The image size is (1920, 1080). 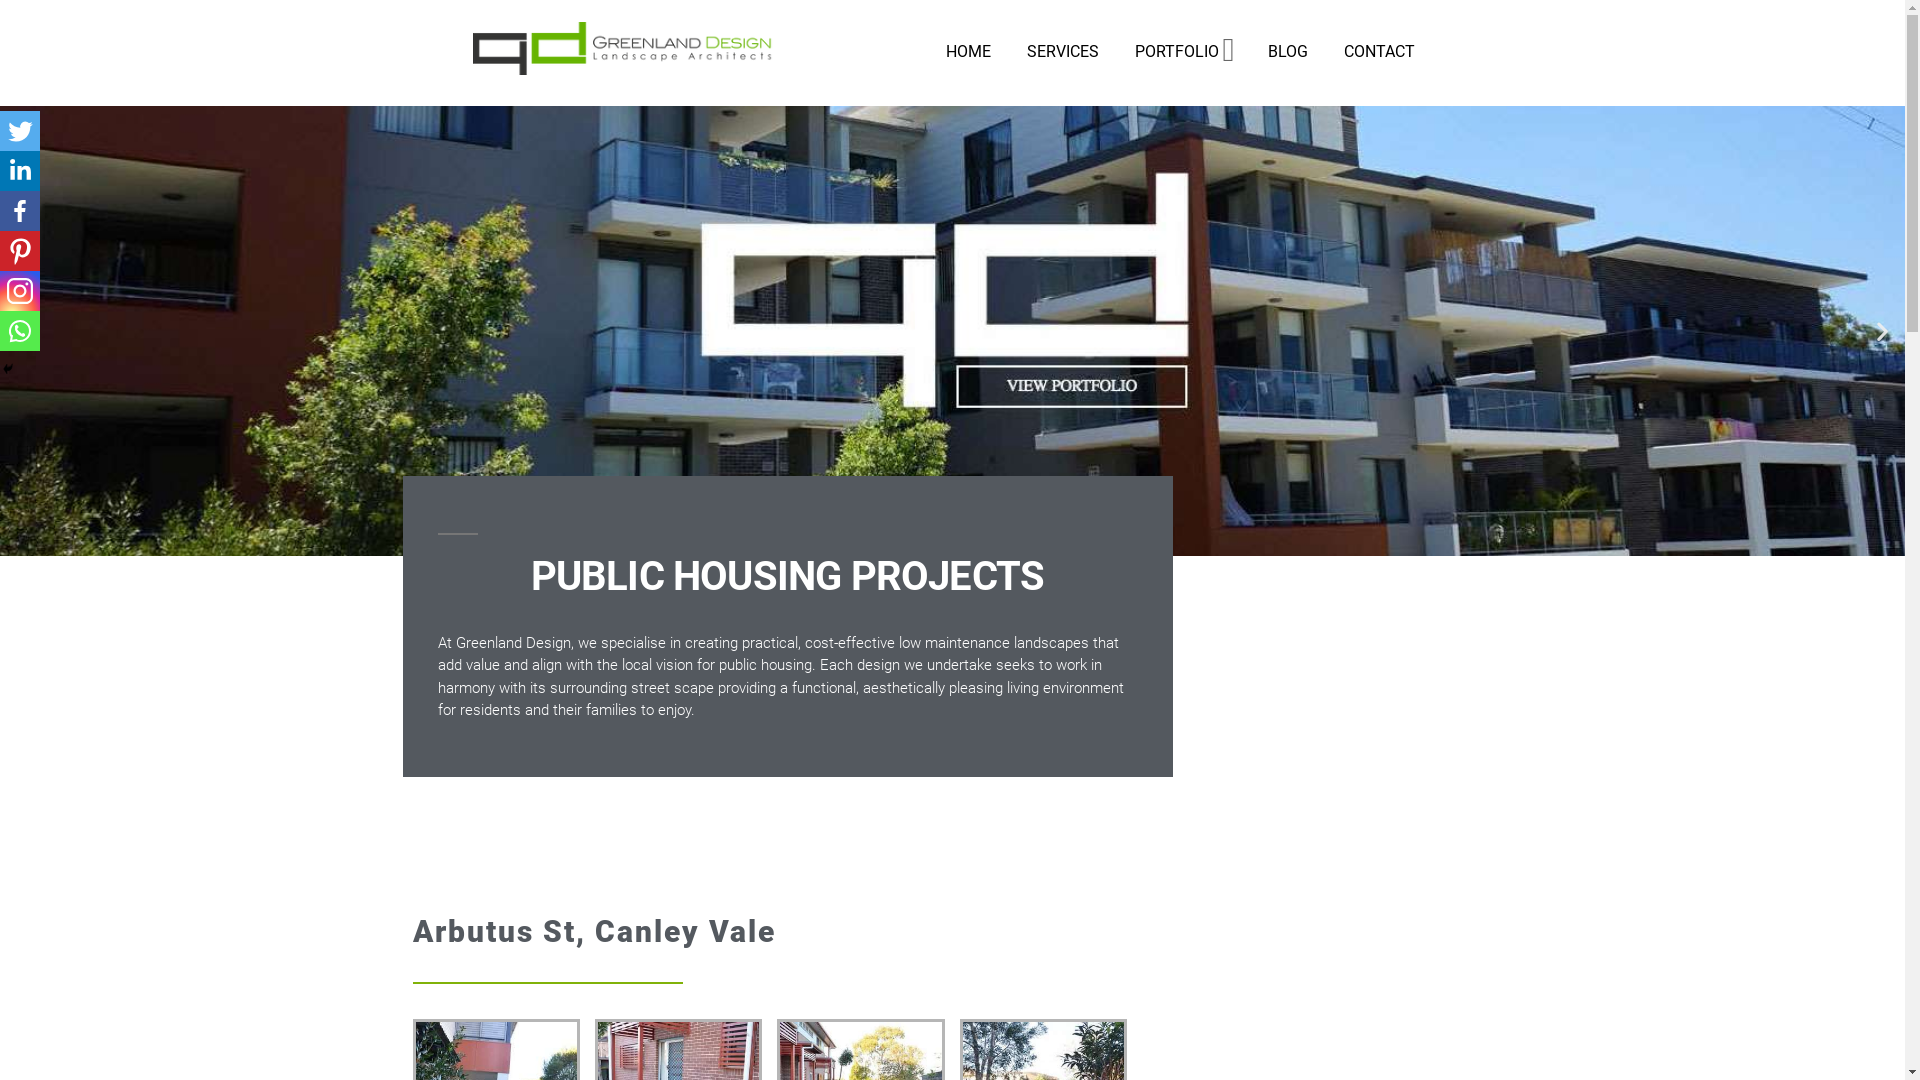 I want to click on 'Facebook', so click(x=19, y=211).